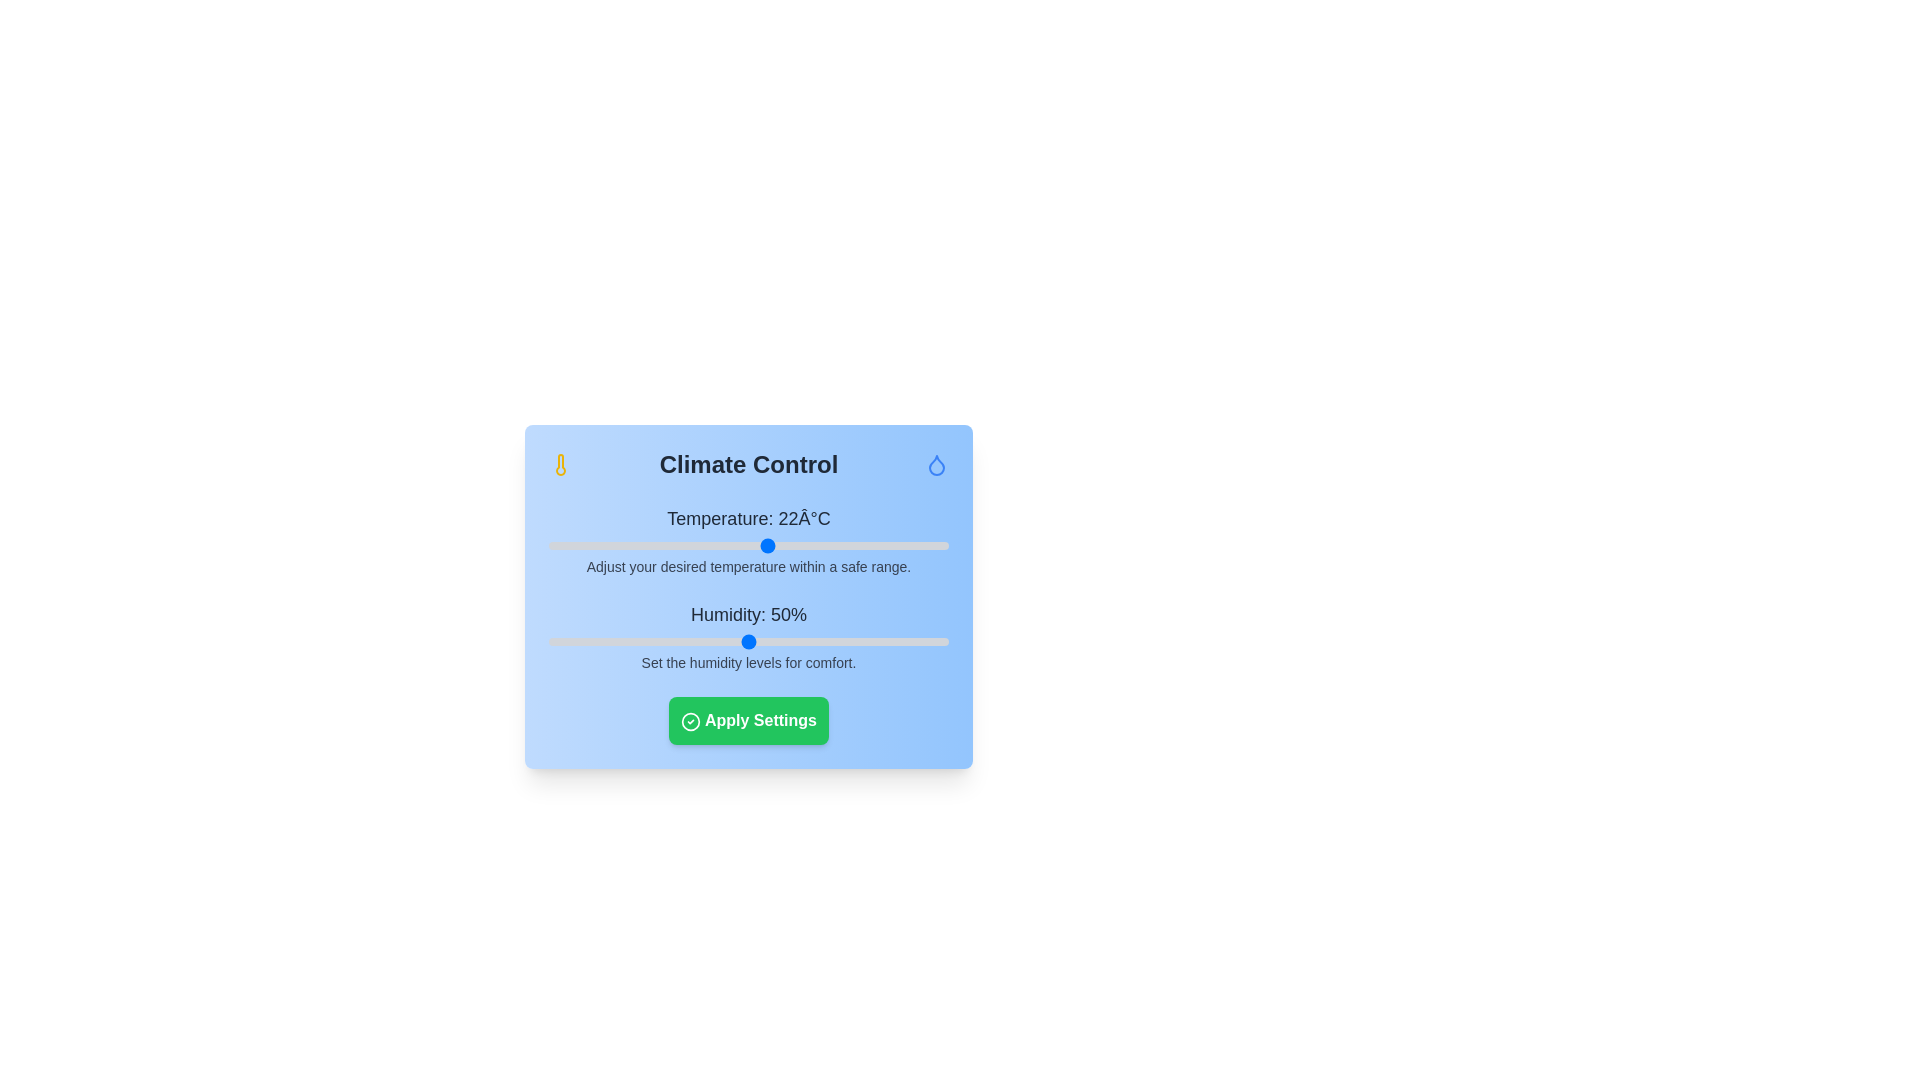  I want to click on the droplet-shaped blue icon located in the top-right corner of the climate control card, which indicates it may become interactive, so click(935, 465).